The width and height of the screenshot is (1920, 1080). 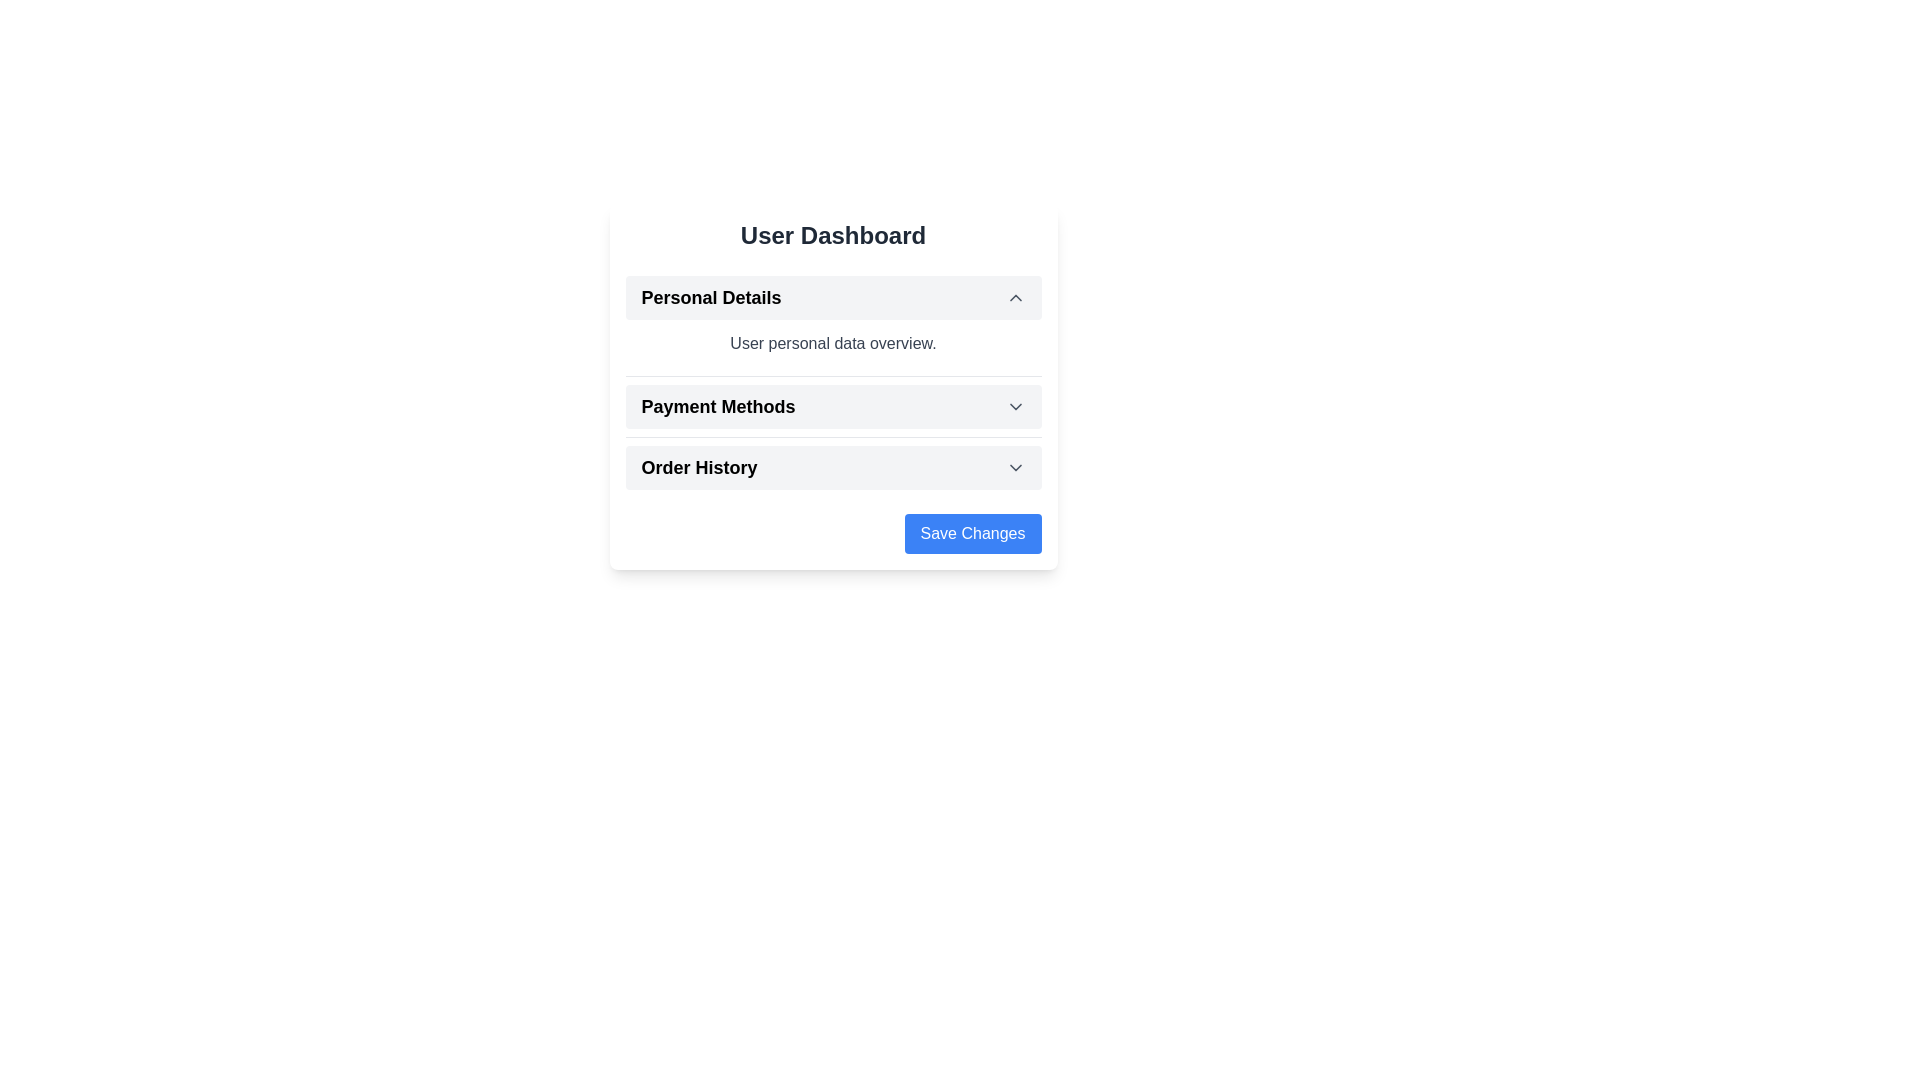 What do you see at coordinates (833, 382) in the screenshot?
I see `the 'Payment Methods' collapsible section` at bounding box center [833, 382].